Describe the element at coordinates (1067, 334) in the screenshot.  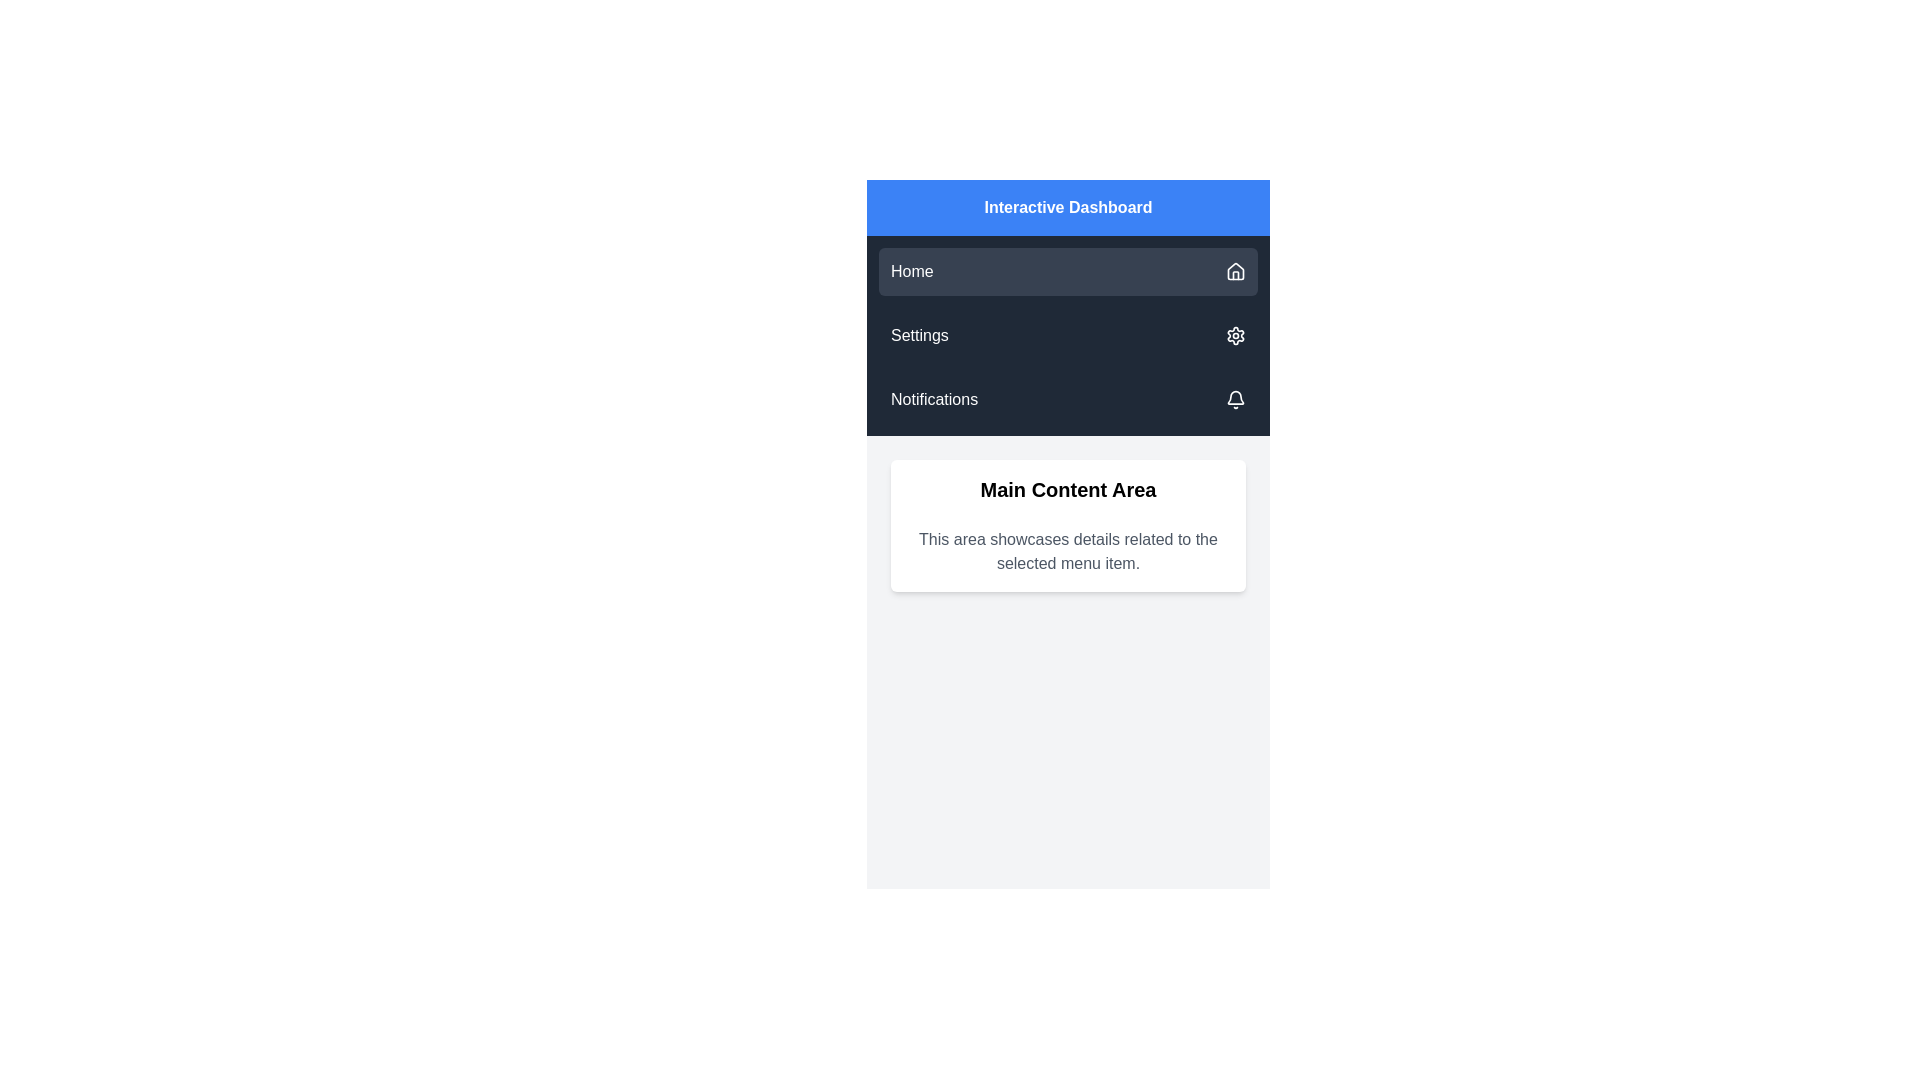
I see `the 'Settings' button in the vertical navigation menu, which has a dark gray background and is positioned under the 'Interactive Dashboard' bar` at that location.